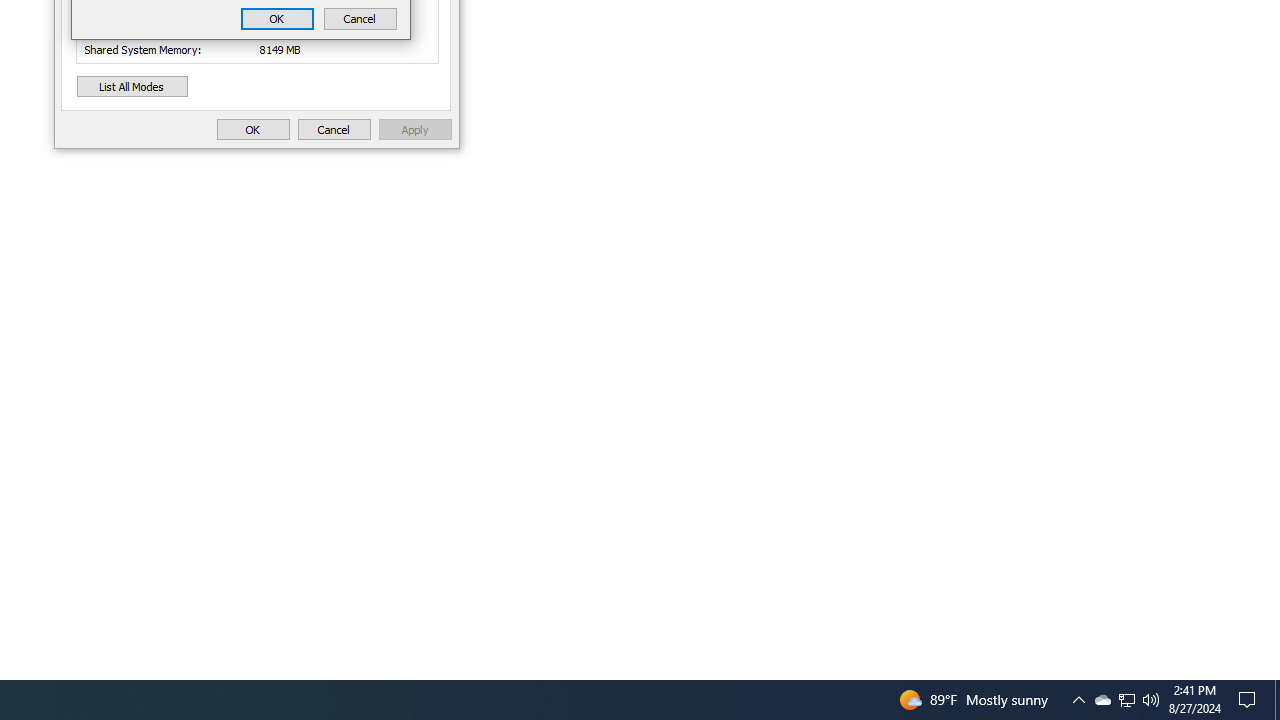 This screenshot has height=720, width=1280. What do you see at coordinates (1101, 698) in the screenshot?
I see `'Q2790: 100%'` at bounding box center [1101, 698].